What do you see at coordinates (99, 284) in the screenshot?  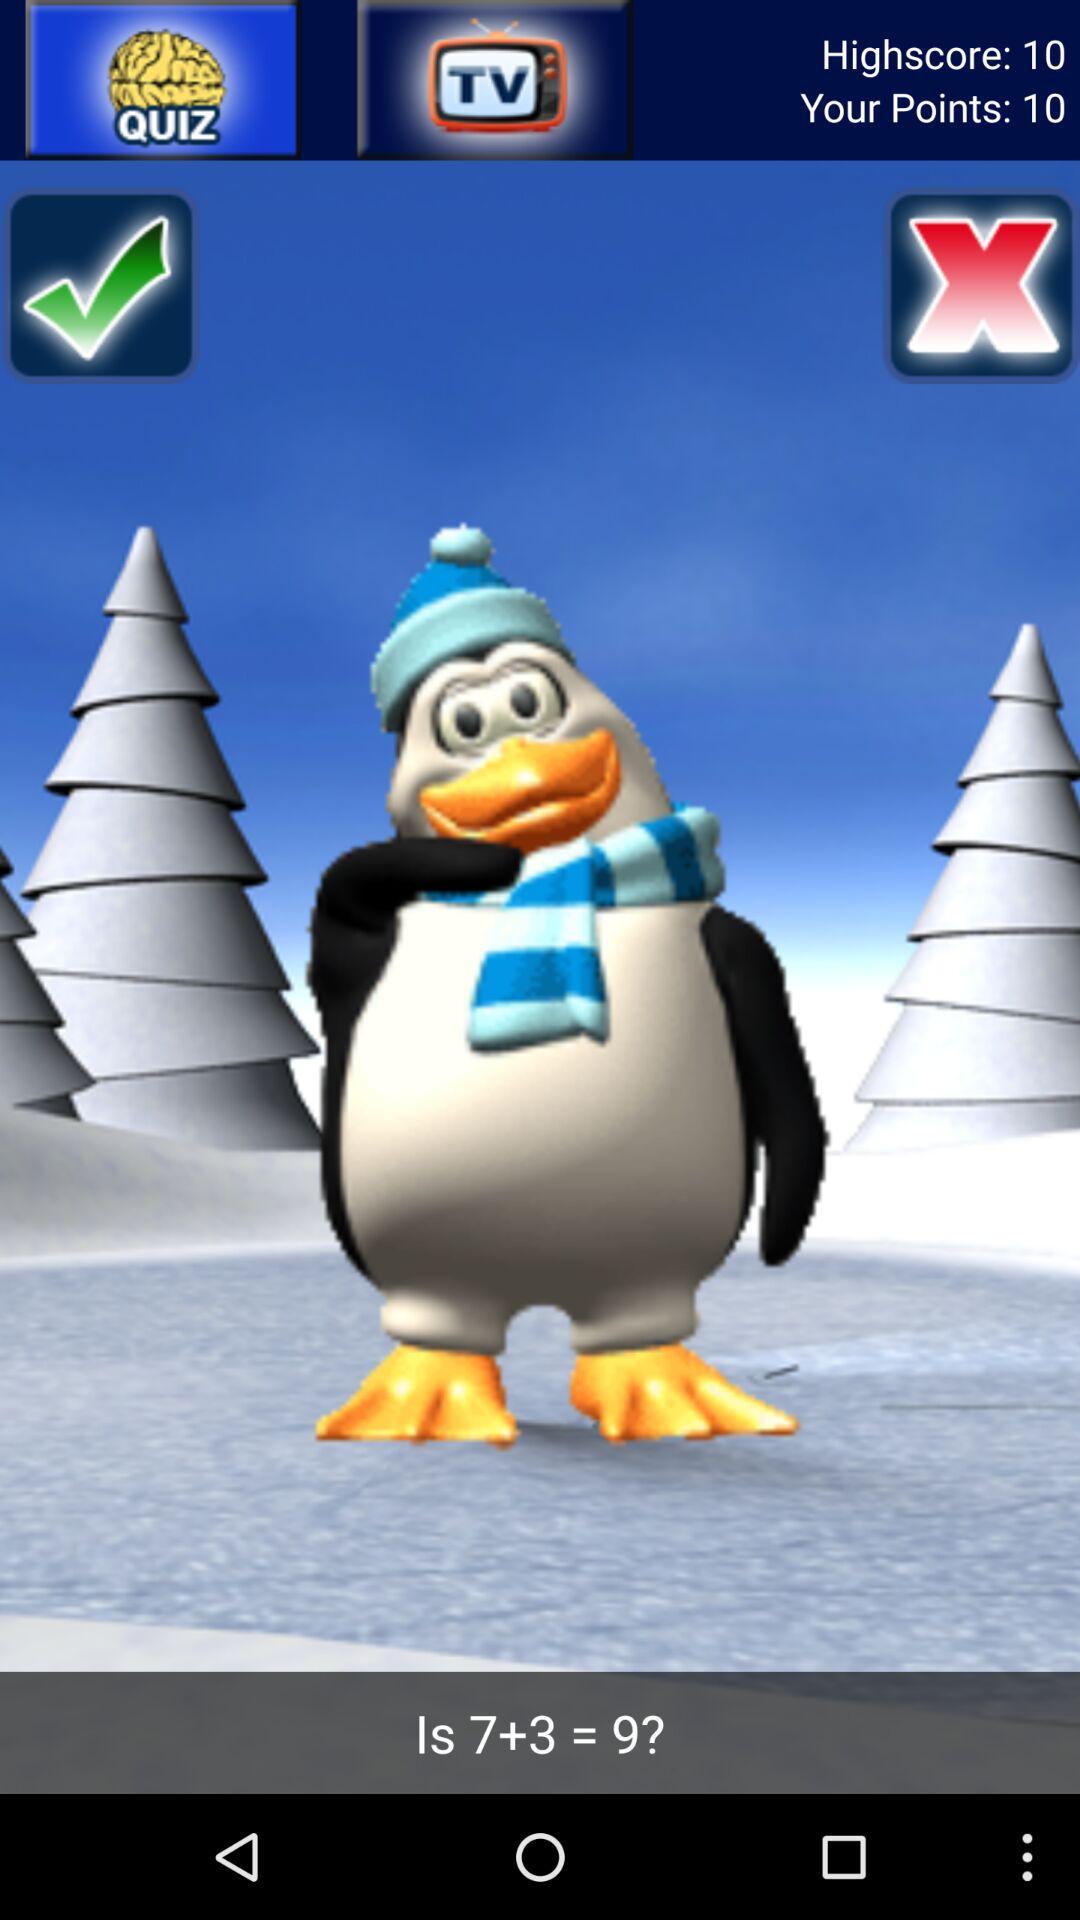 I see `check button` at bounding box center [99, 284].